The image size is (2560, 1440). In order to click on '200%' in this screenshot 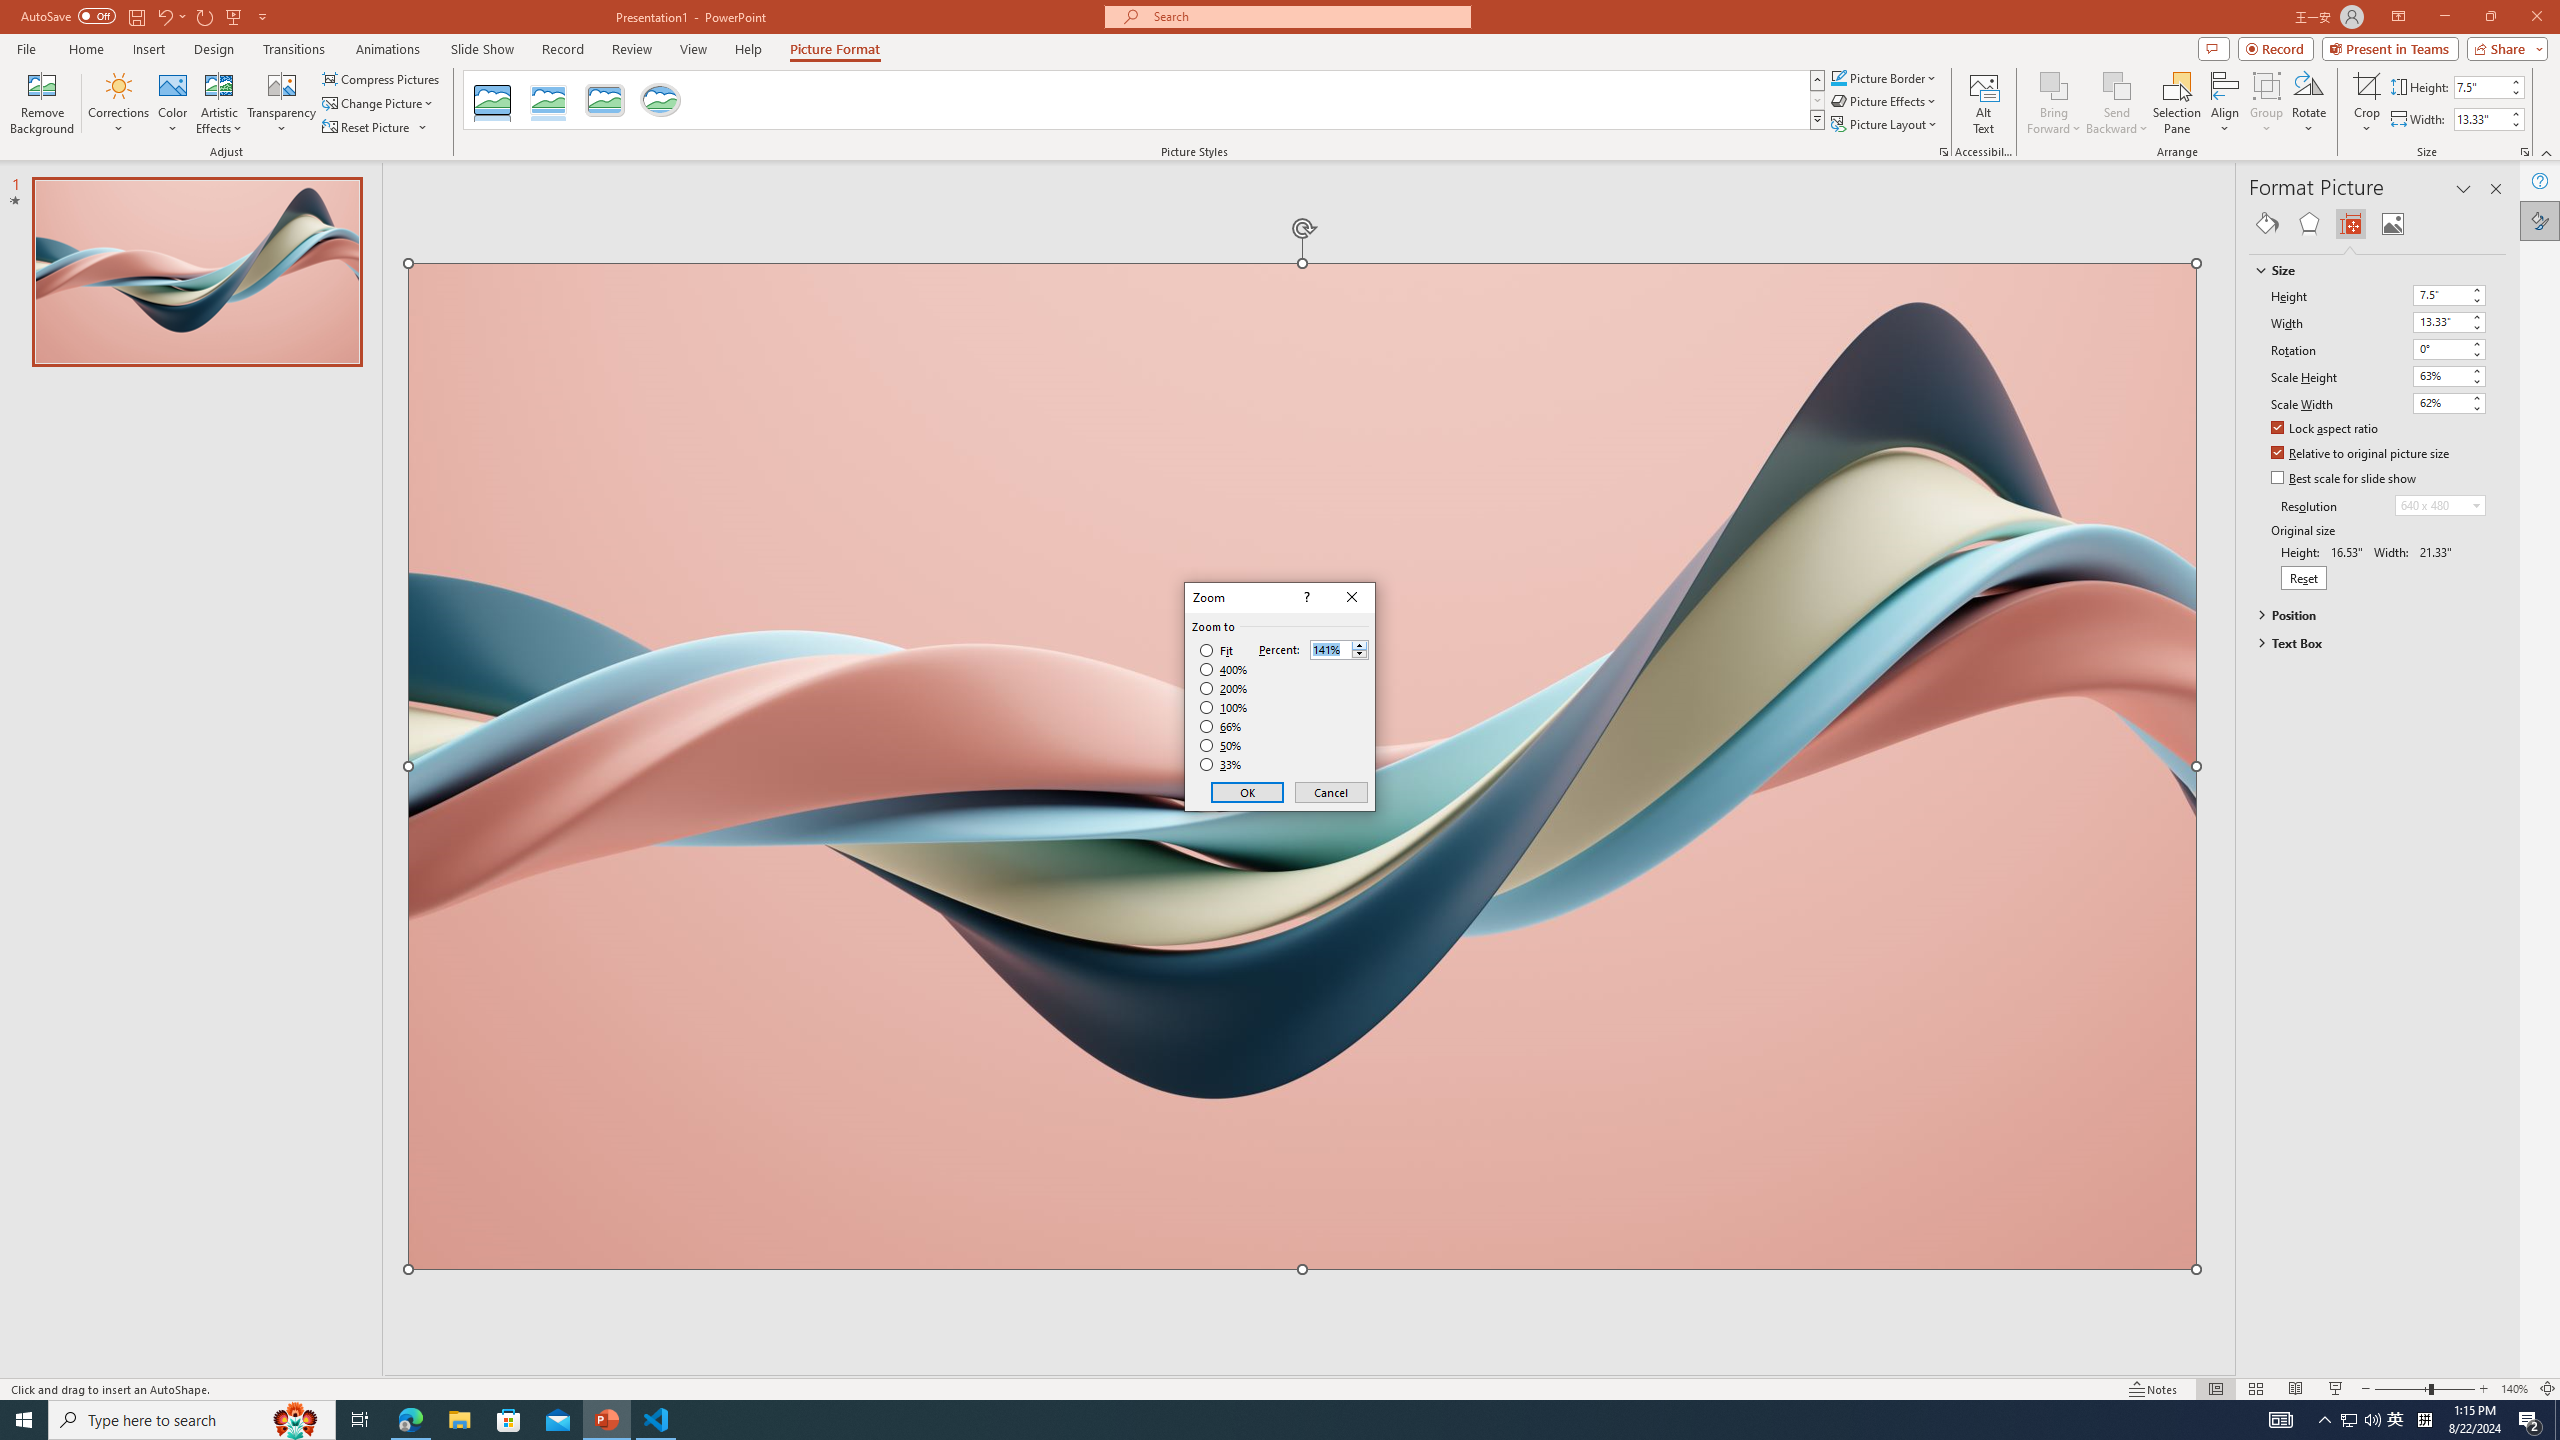, I will do `click(1223, 689)`.